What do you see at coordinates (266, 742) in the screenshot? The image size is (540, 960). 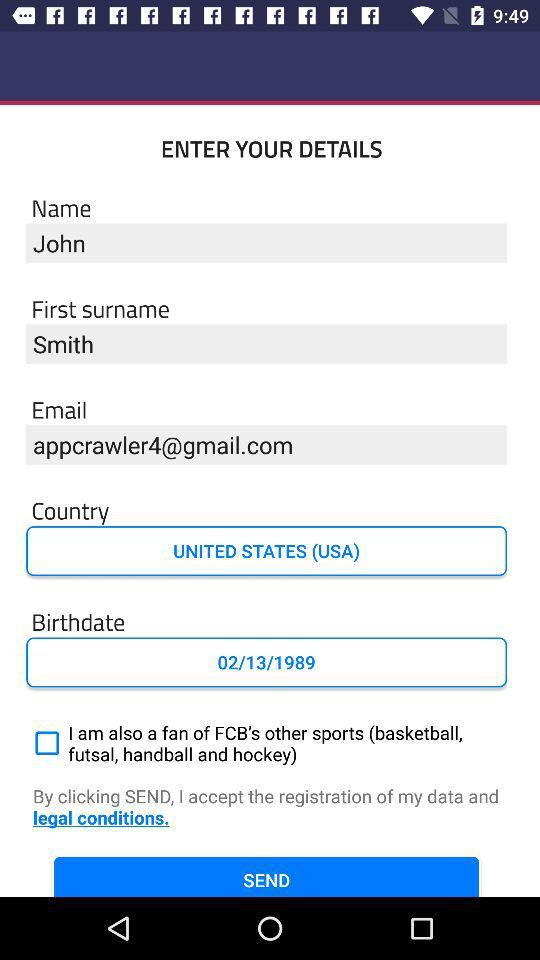 I see `i am also item` at bounding box center [266, 742].